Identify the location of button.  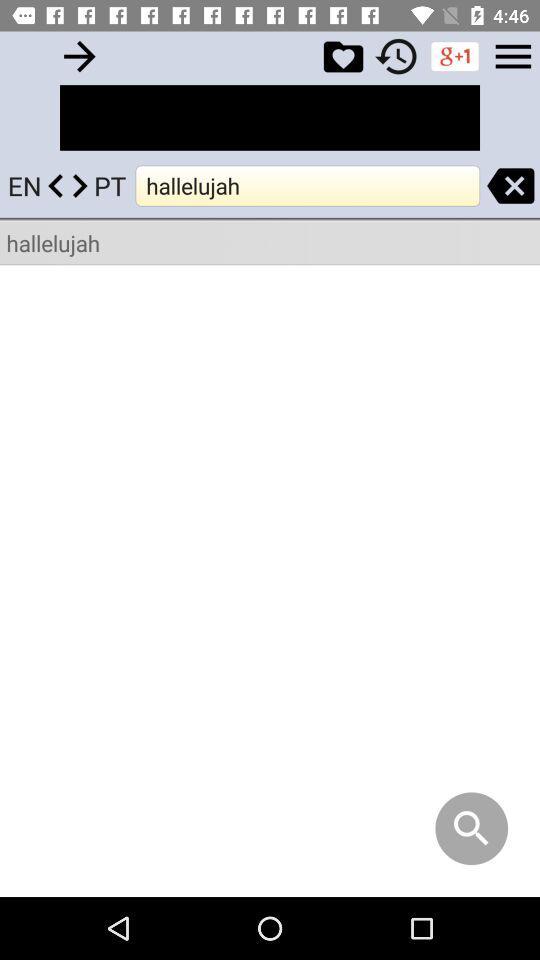
(342, 55).